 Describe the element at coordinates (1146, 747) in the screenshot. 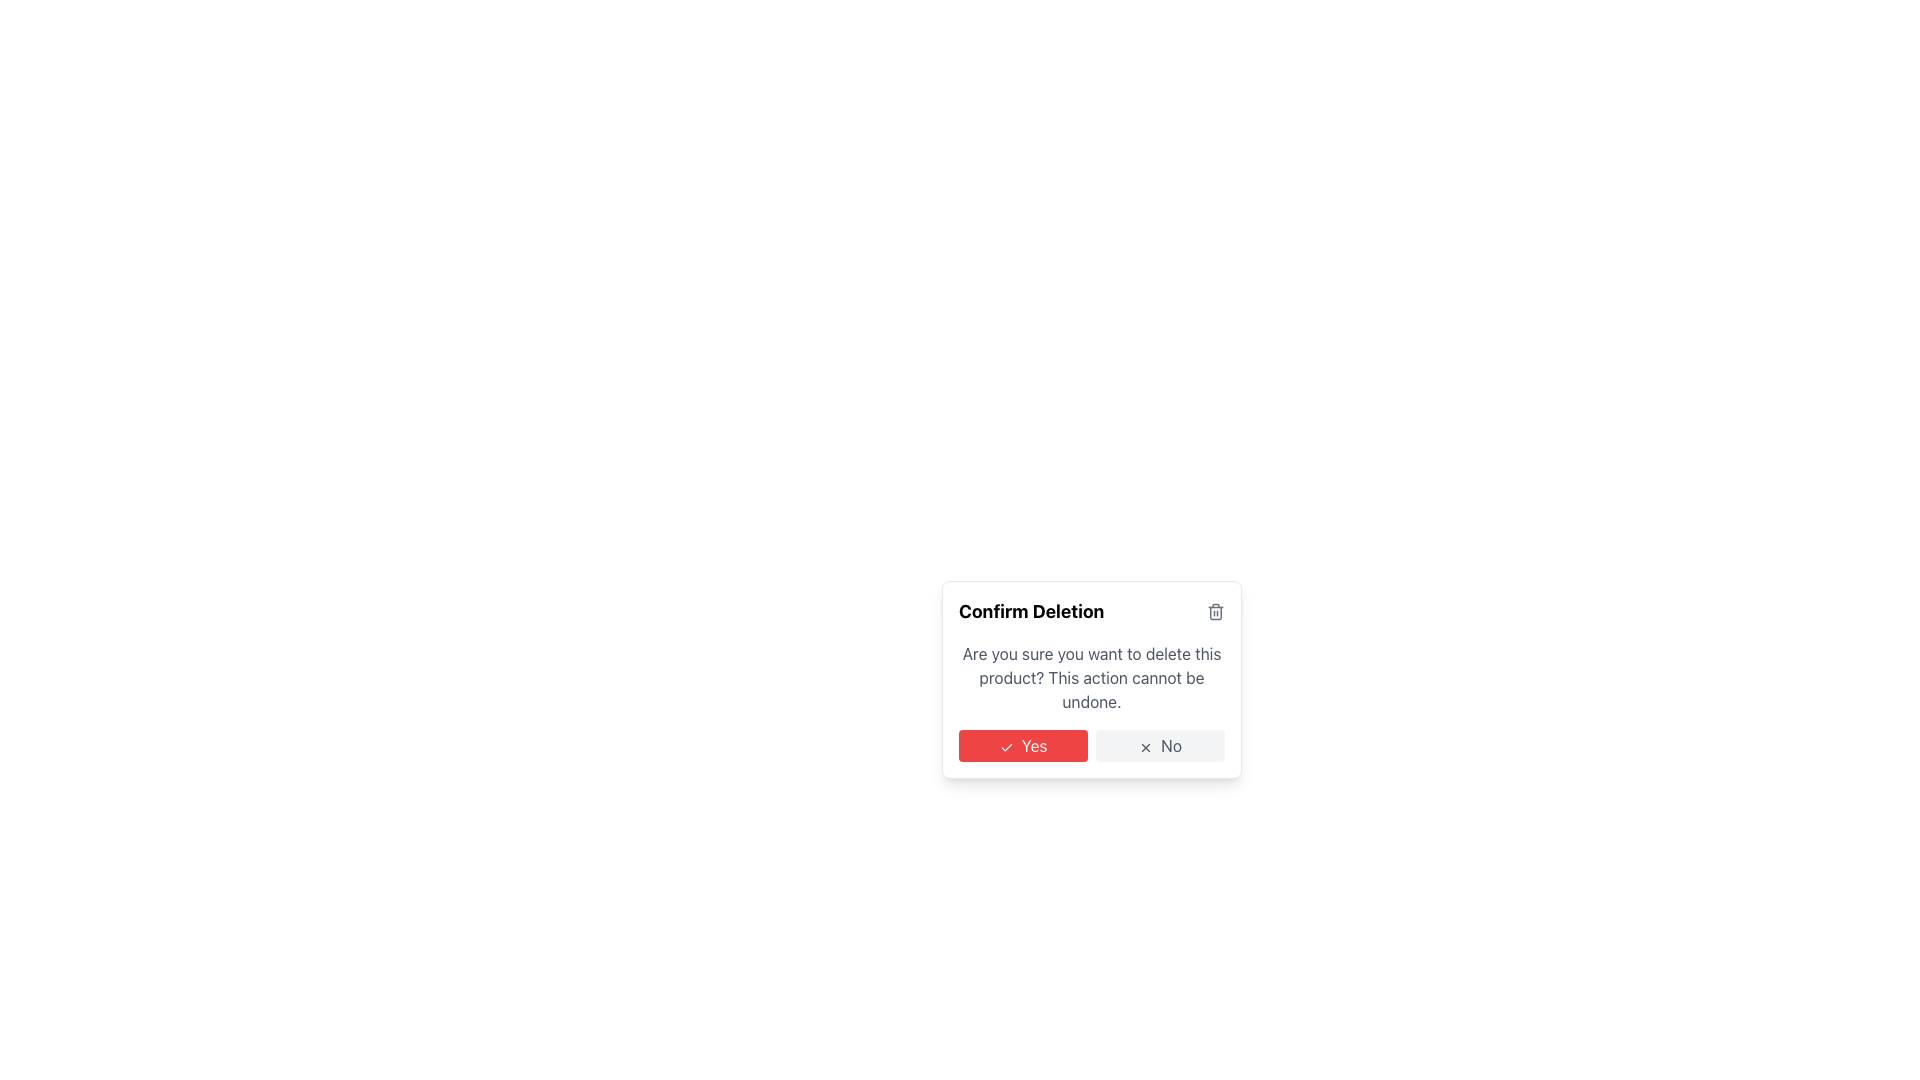

I see `the negation icon located inside the 'No' button at the bottom-right of the 'Confirm Deletion' dialog box` at that location.